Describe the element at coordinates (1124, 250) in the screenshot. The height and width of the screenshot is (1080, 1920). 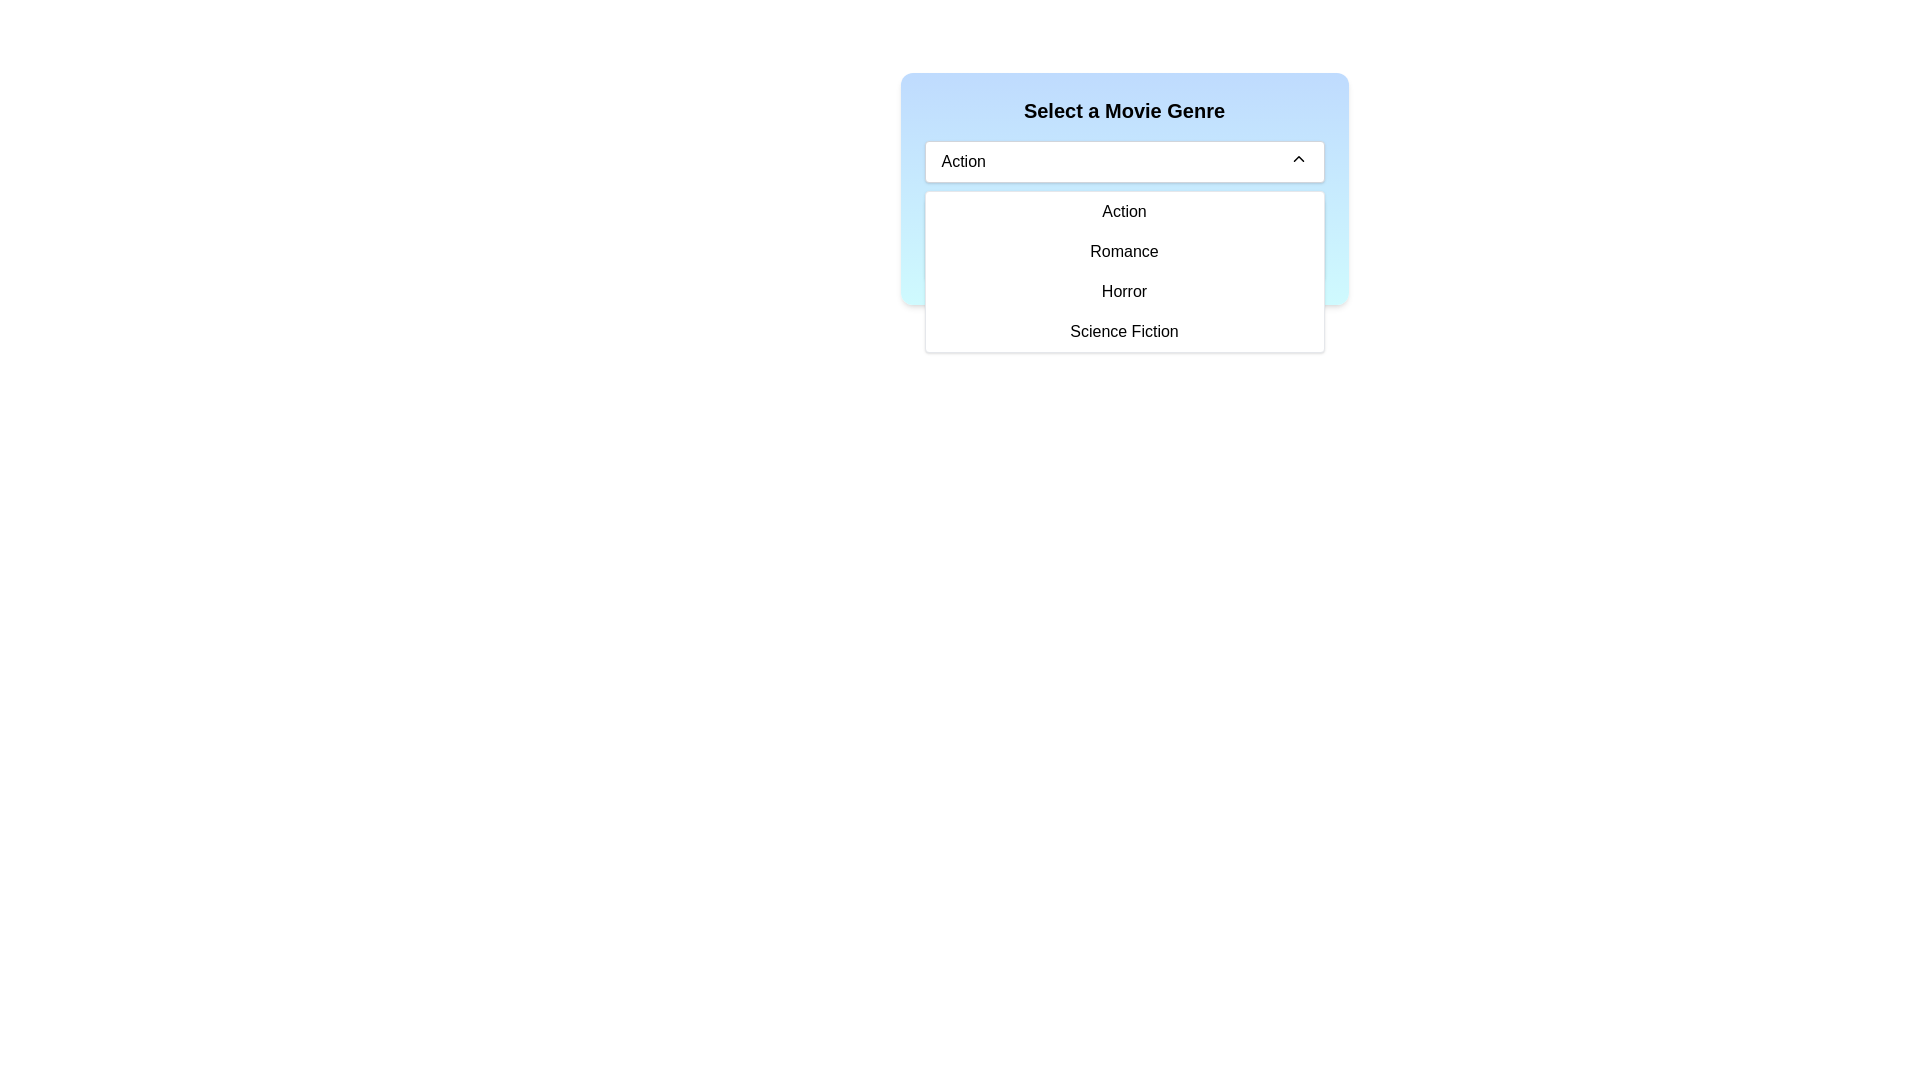
I see `the 'Romance' option in the dropdown menu` at that location.